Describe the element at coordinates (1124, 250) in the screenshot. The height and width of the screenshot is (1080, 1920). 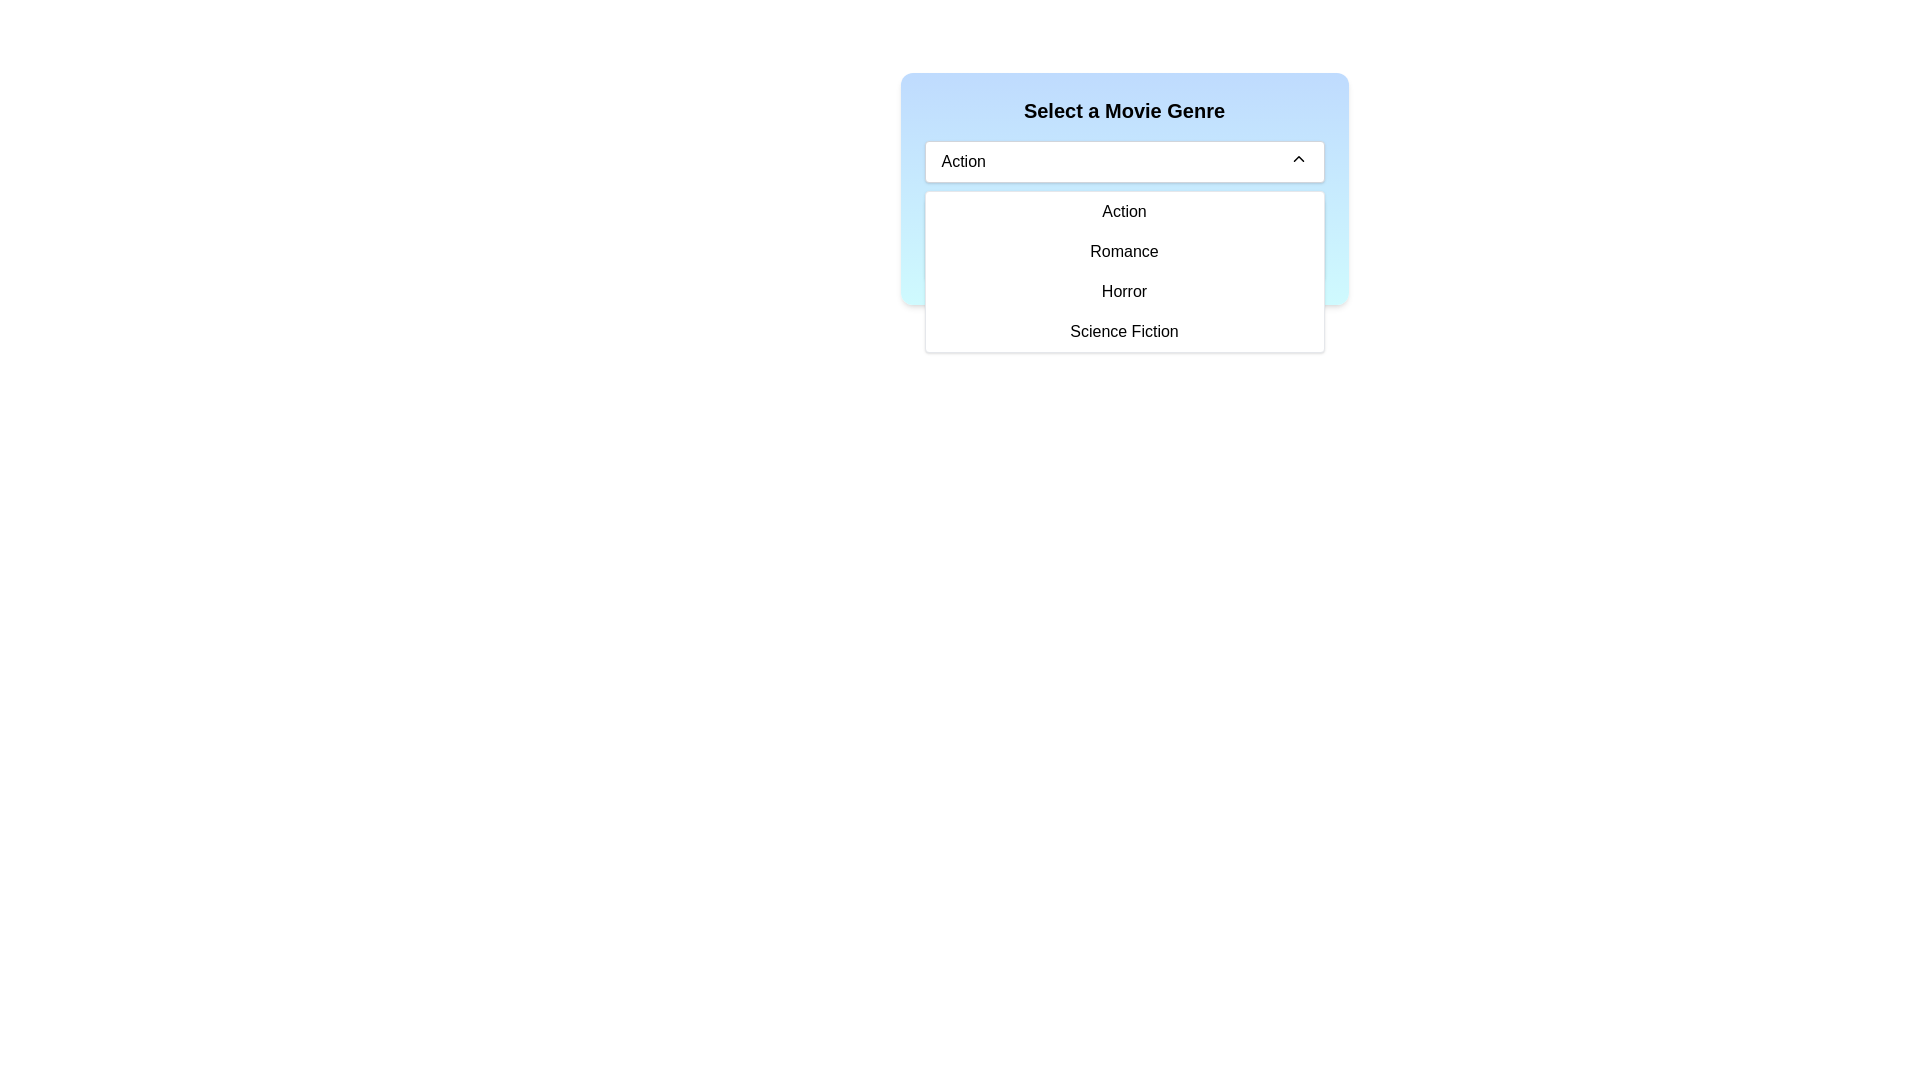
I see `the 'Romance' option in the dropdown menu` at that location.